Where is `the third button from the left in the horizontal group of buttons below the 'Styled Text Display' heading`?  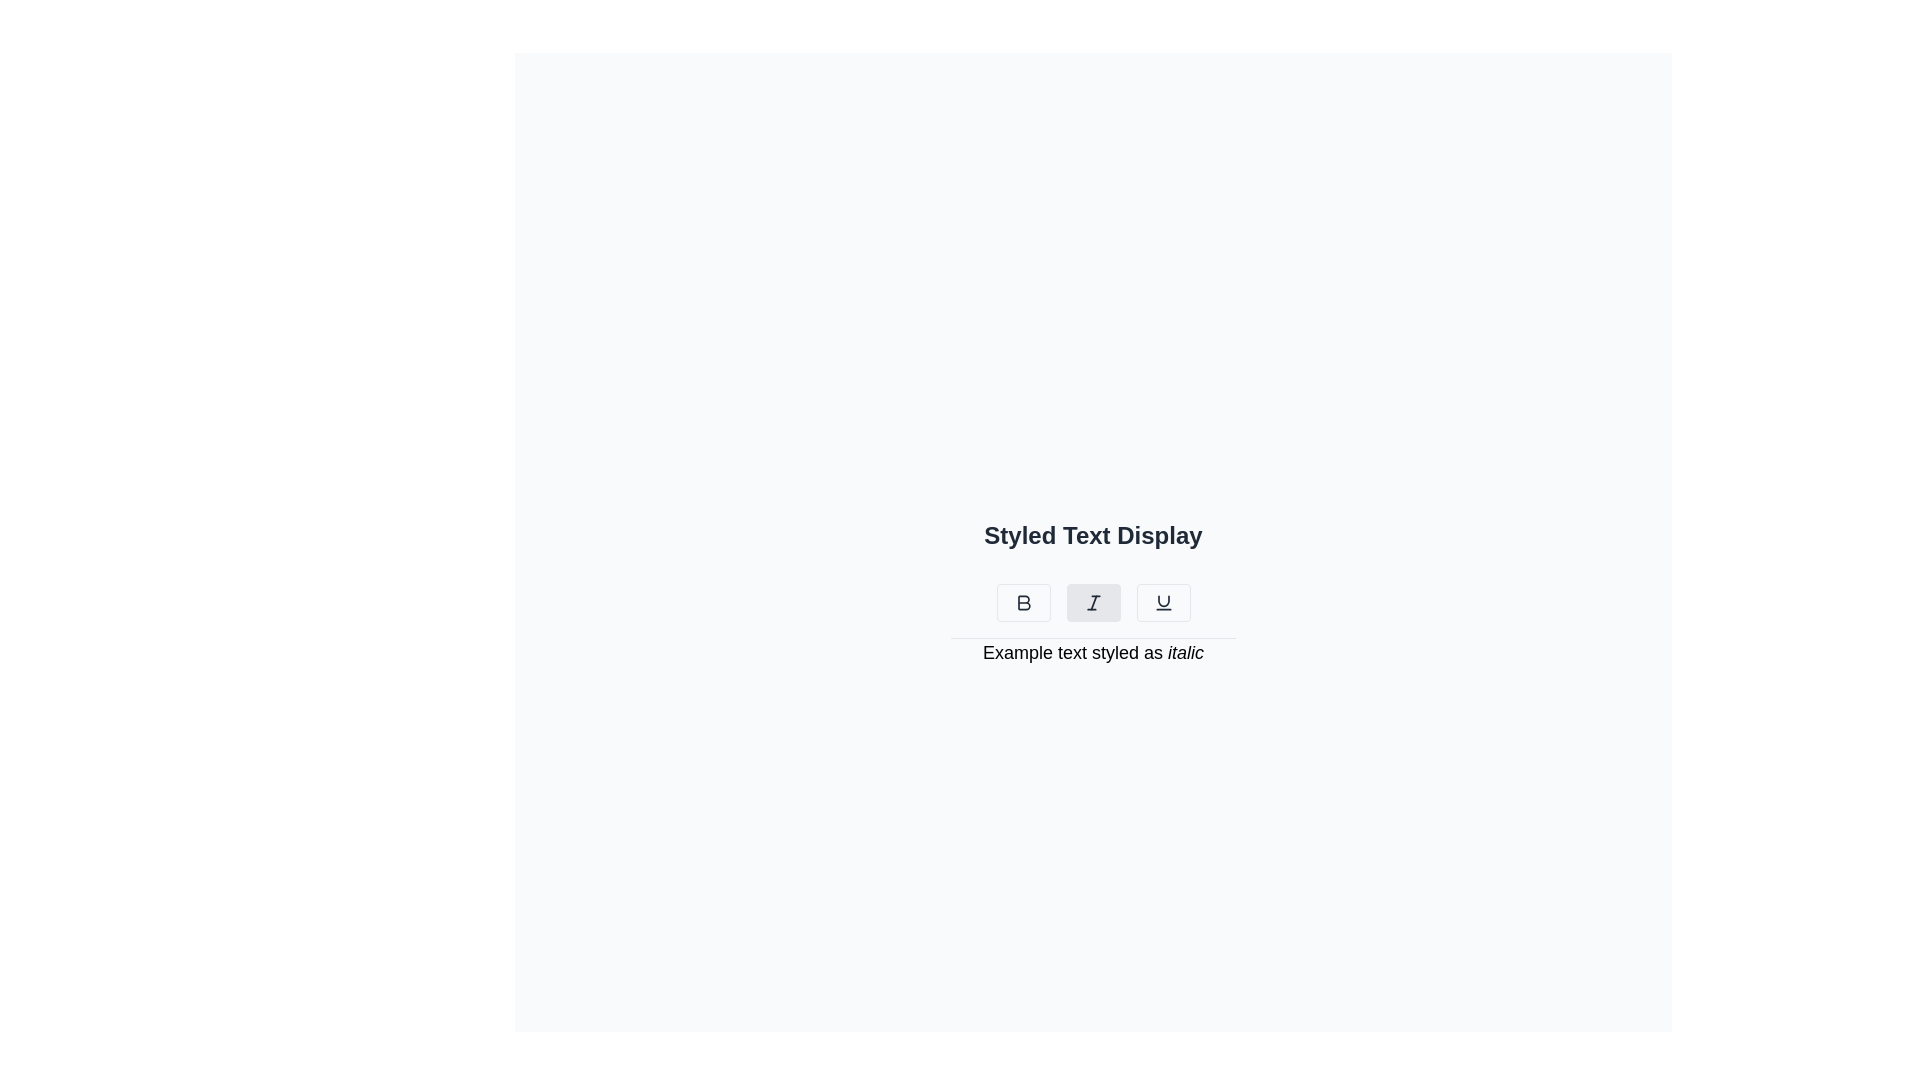
the third button from the left in the horizontal group of buttons below the 'Styled Text Display' heading is located at coordinates (1163, 601).